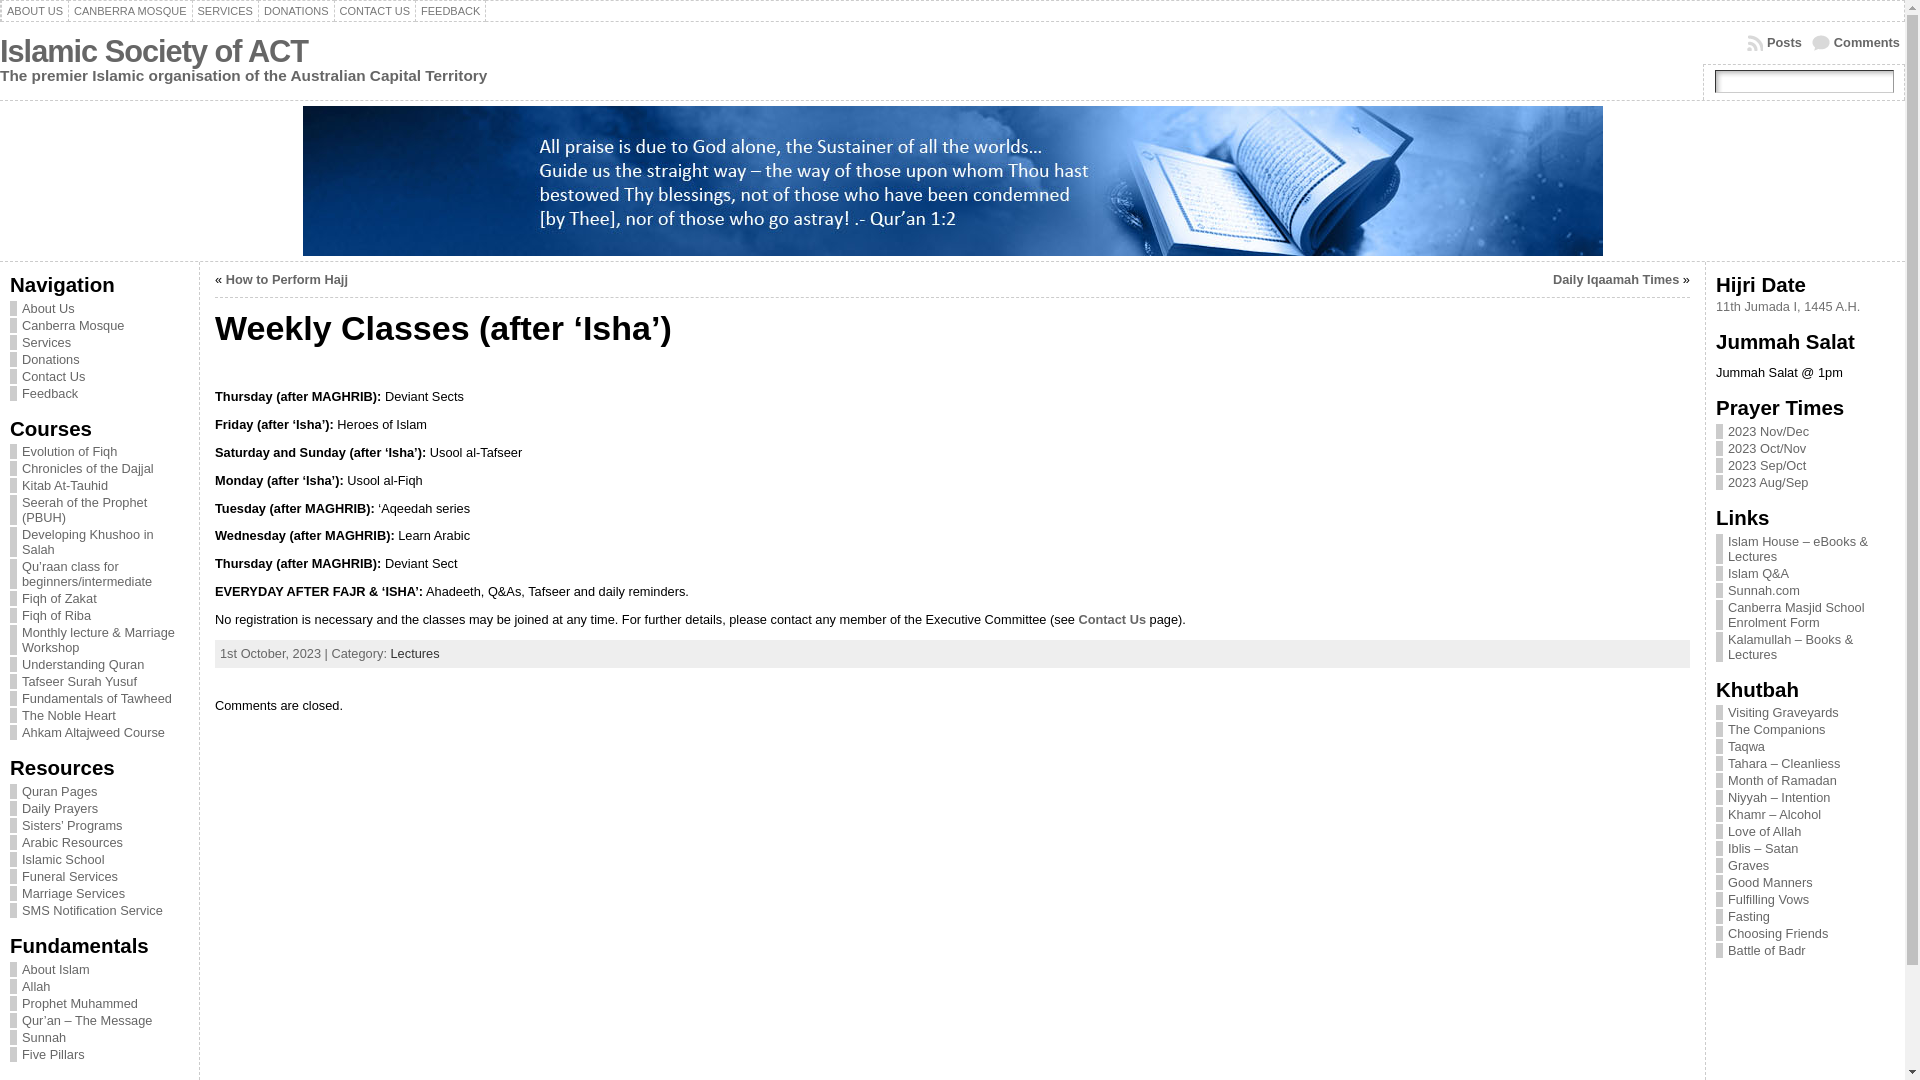 The height and width of the screenshot is (1080, 1920). Describe the element at coordinates (98, 732) in the screenshot. I see `'Ahkam Altajweed Course'` at that location.